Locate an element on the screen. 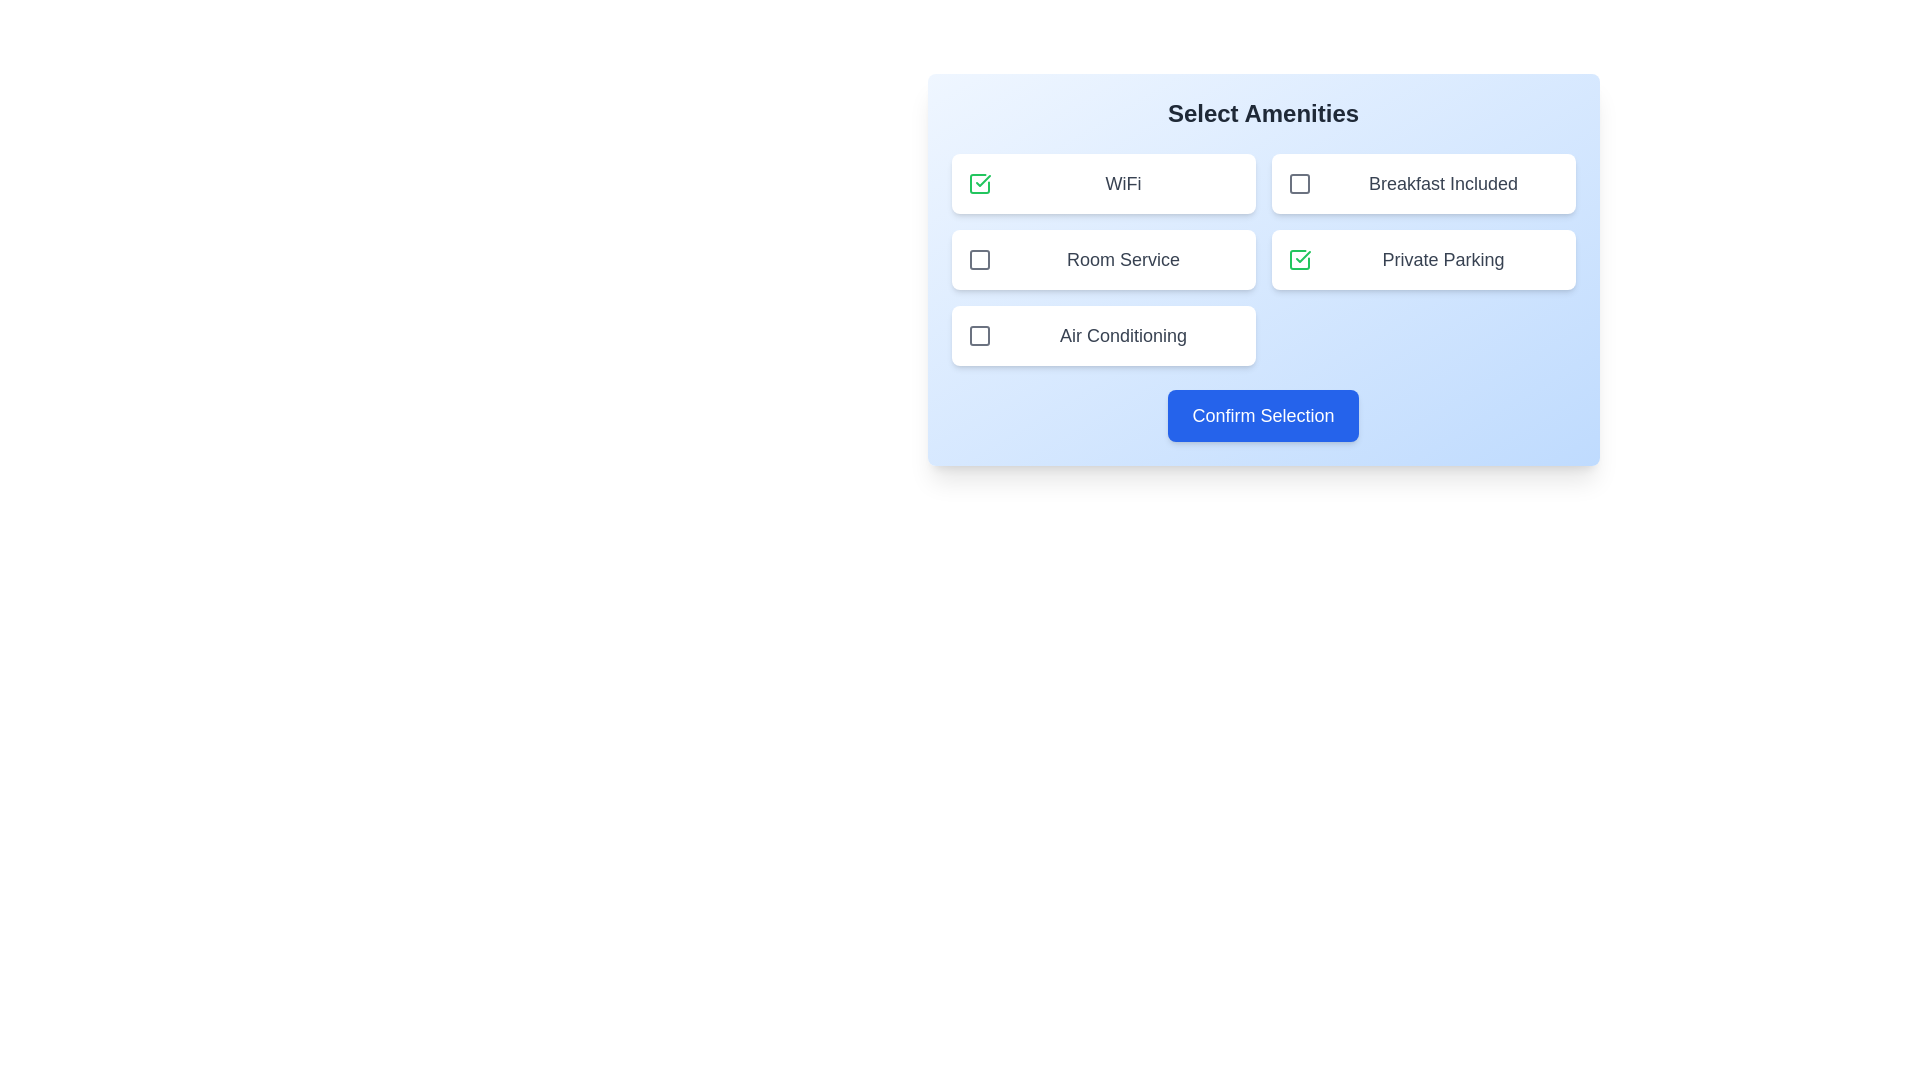 Image resolution: width=1920 pixels, height=1080 pixels. text label 'Air Conditioning' which is styled in medium gray font and is part of the amenities selection interface, located in the fourth row of the grid layout is located at coordinates (1123, 334).